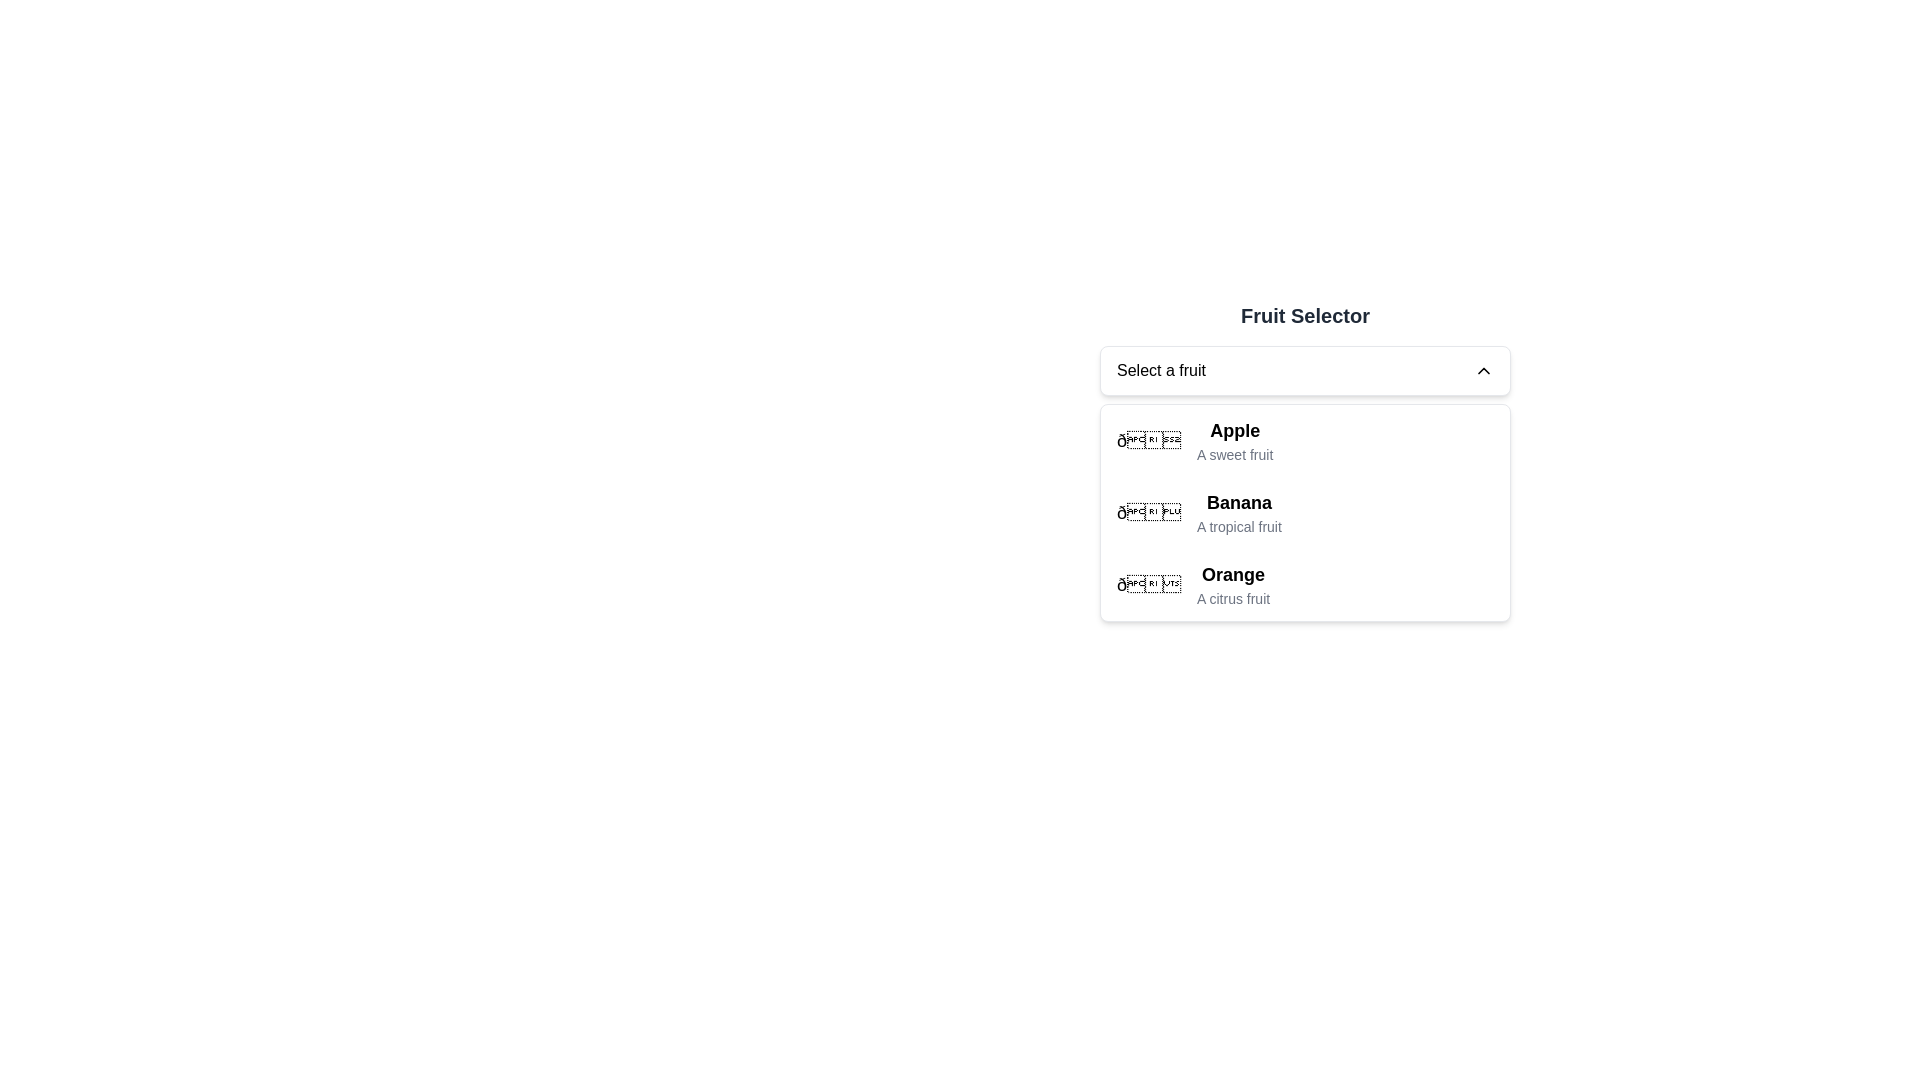 The image size is (1920, 1080). What do you see at coordinates (1237, 512) in the screenshot?
I see `the list item displaying 'Banana' in the 'Fruit Selector' dropdown` at bounding box center [1237, 512].